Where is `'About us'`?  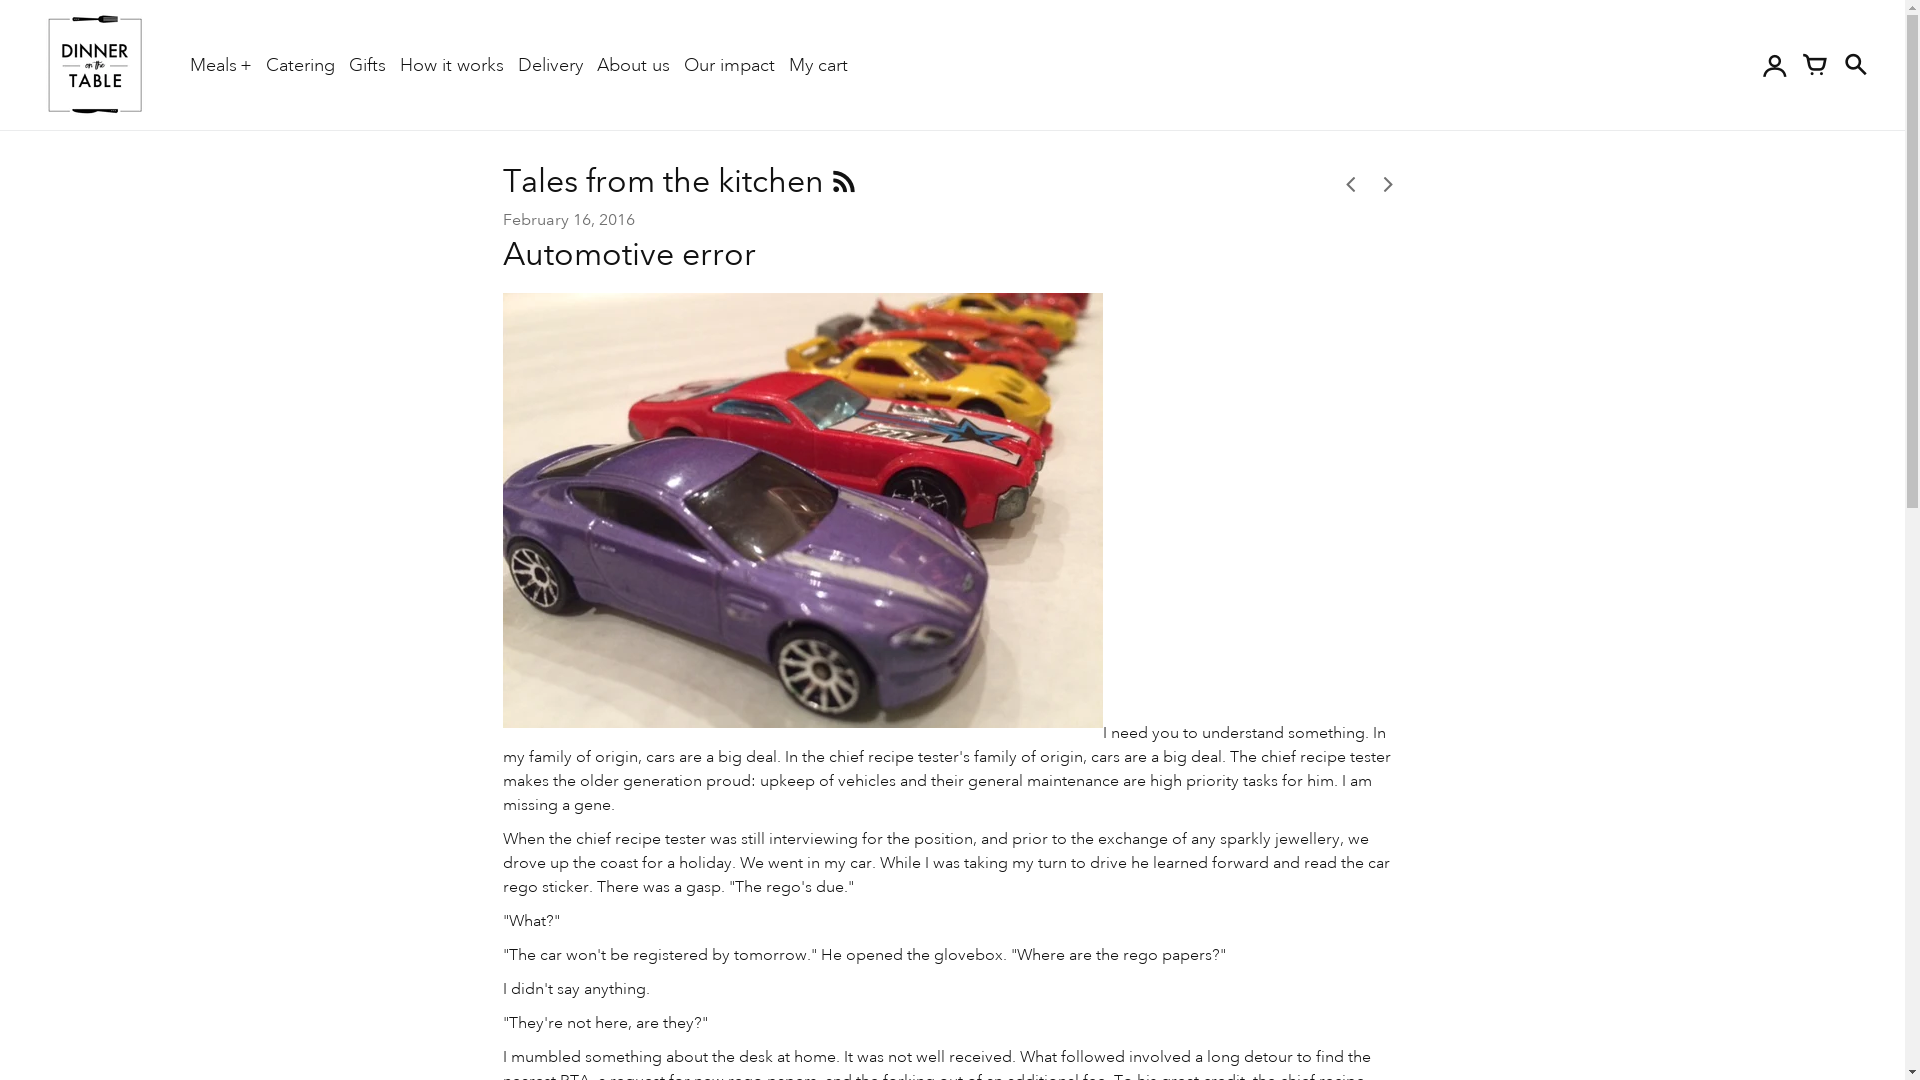 'About us' is located at coordinates (595, 63).